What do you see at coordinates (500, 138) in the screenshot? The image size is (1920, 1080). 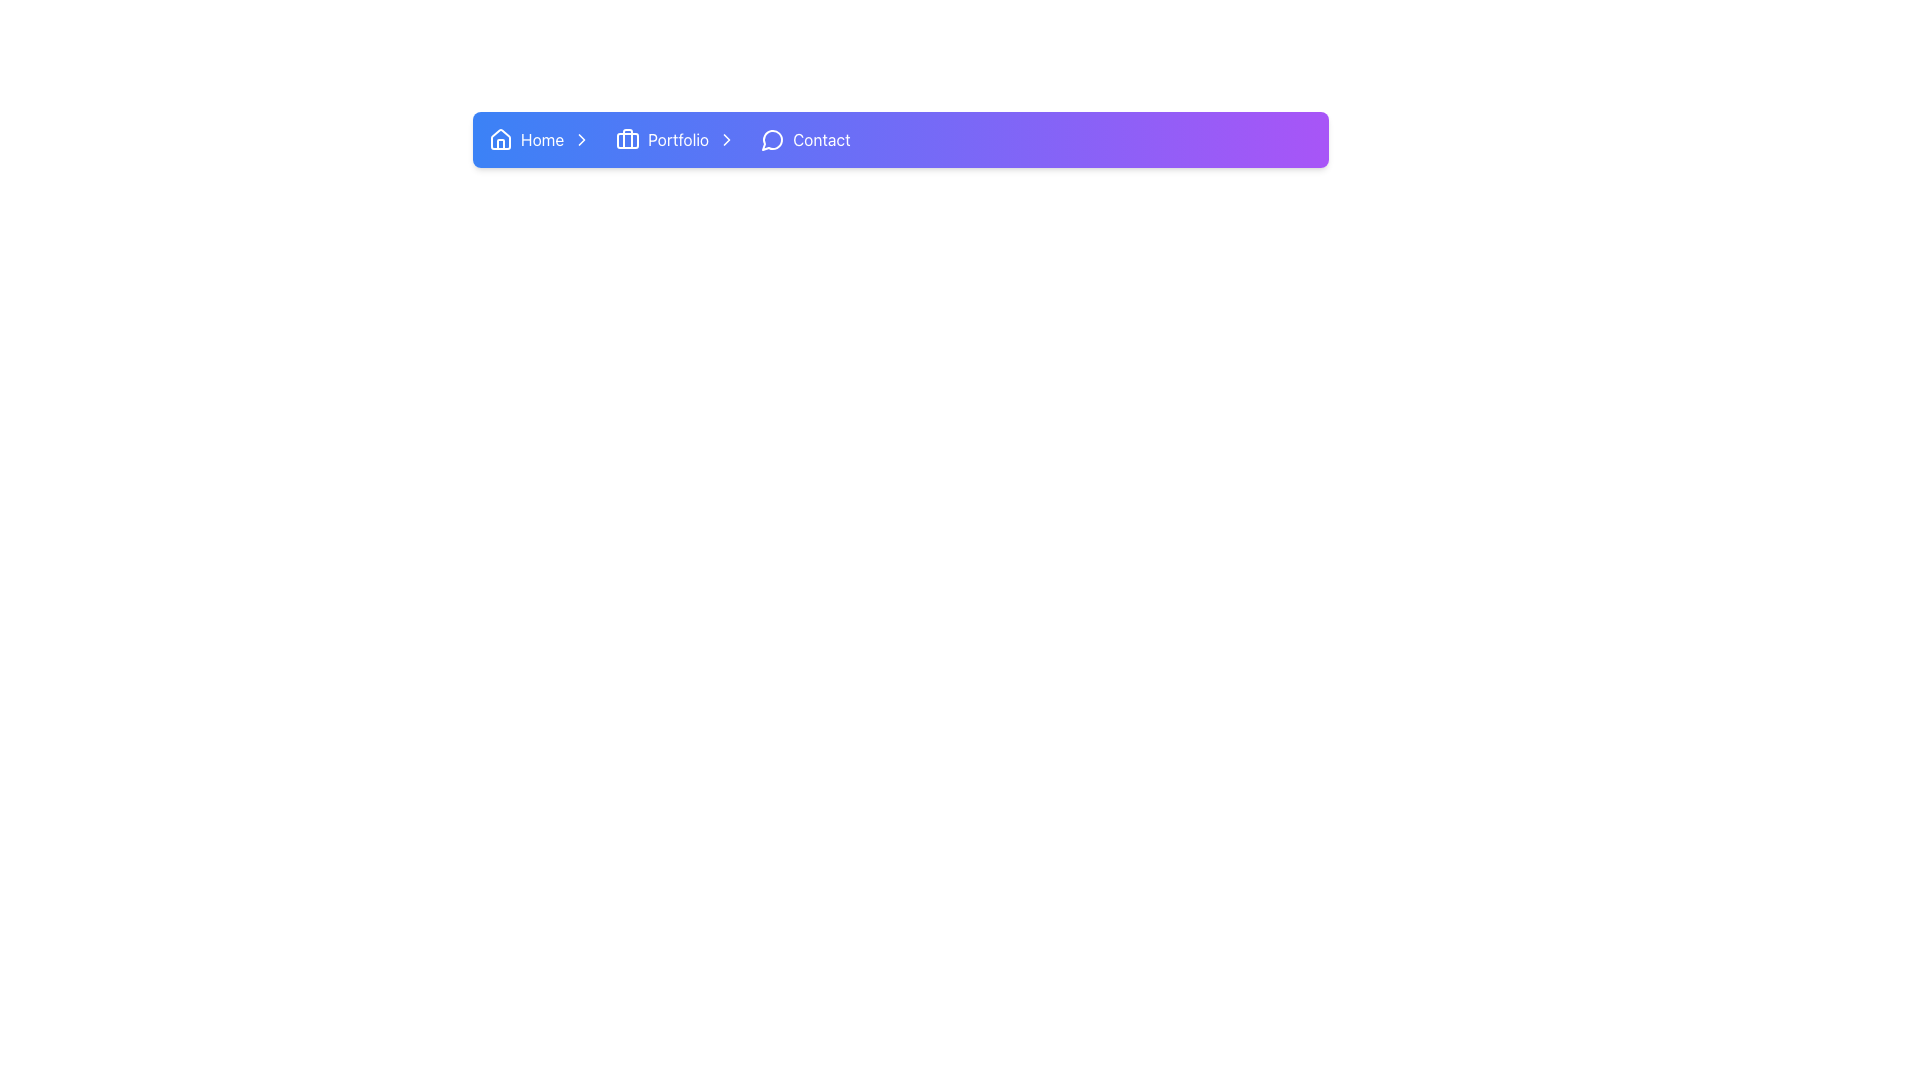 I see `the 'Home' navigation icon located at the leftmost position in the breadcrumb navigation bar` at bounding box center [500, 138].